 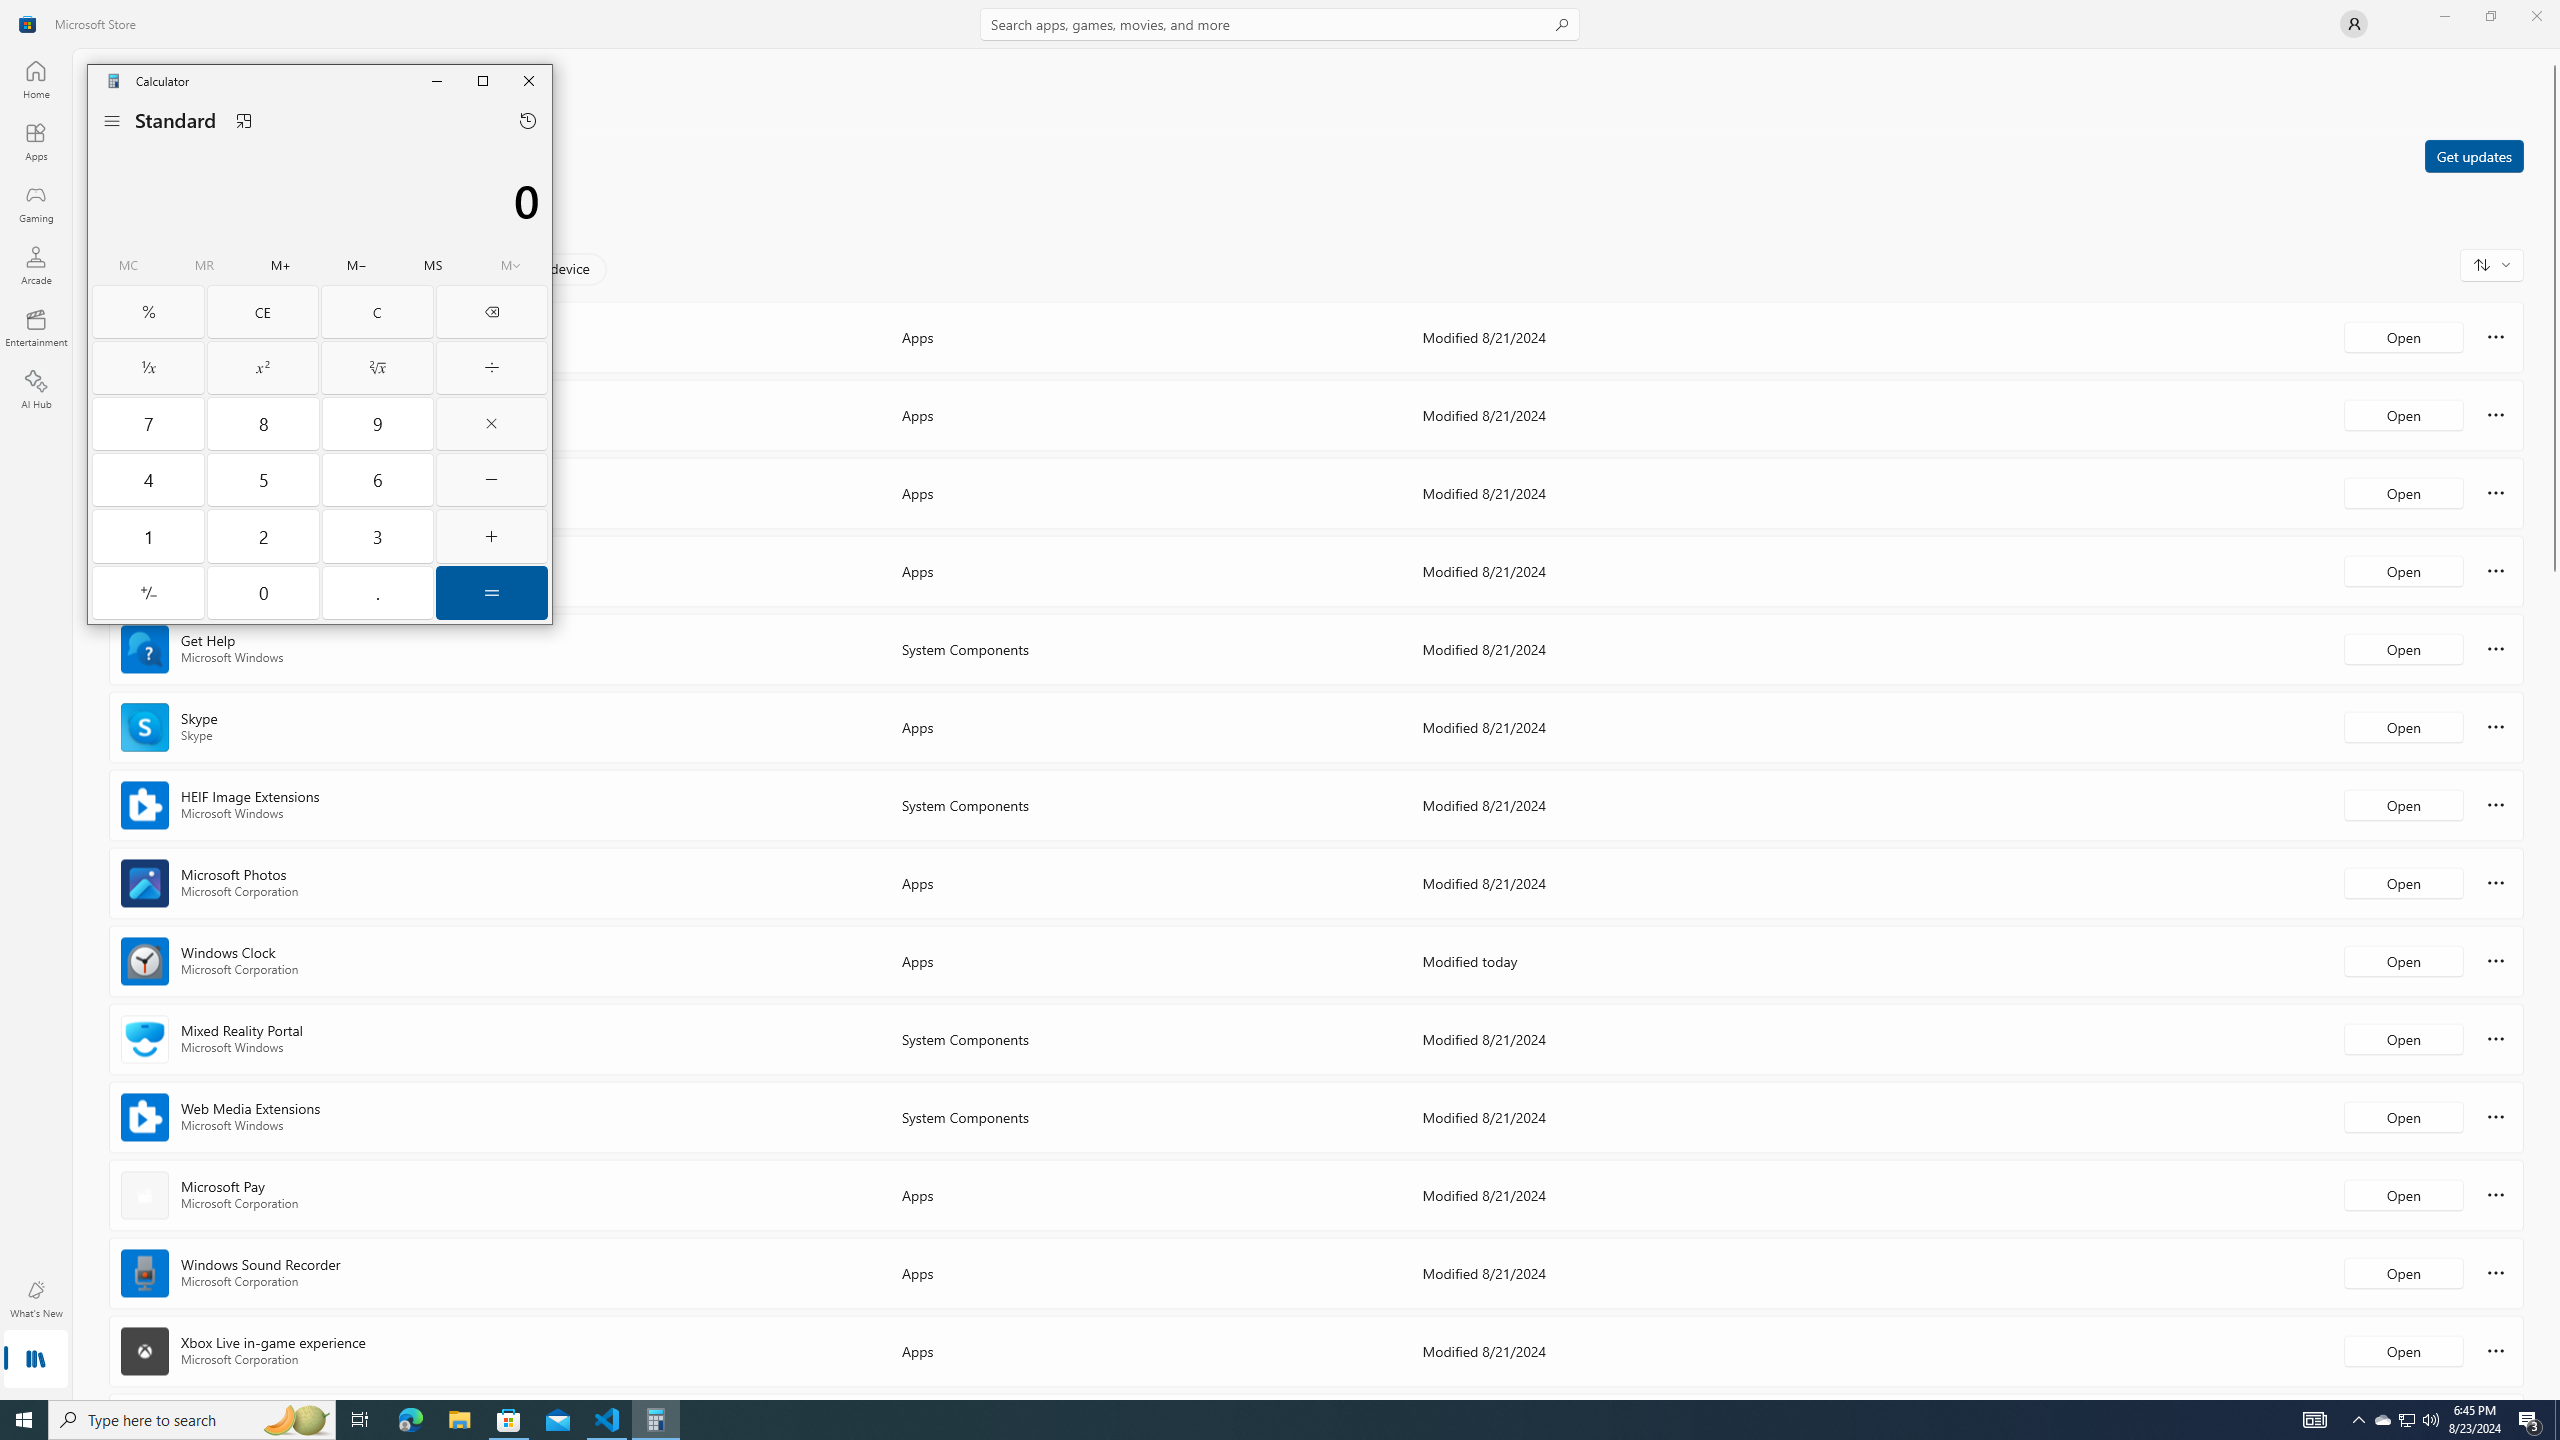 What do you see at coordinates (34, 202) in the screenshot?
I see `'Gaming'` at bounding box center [34, 202].